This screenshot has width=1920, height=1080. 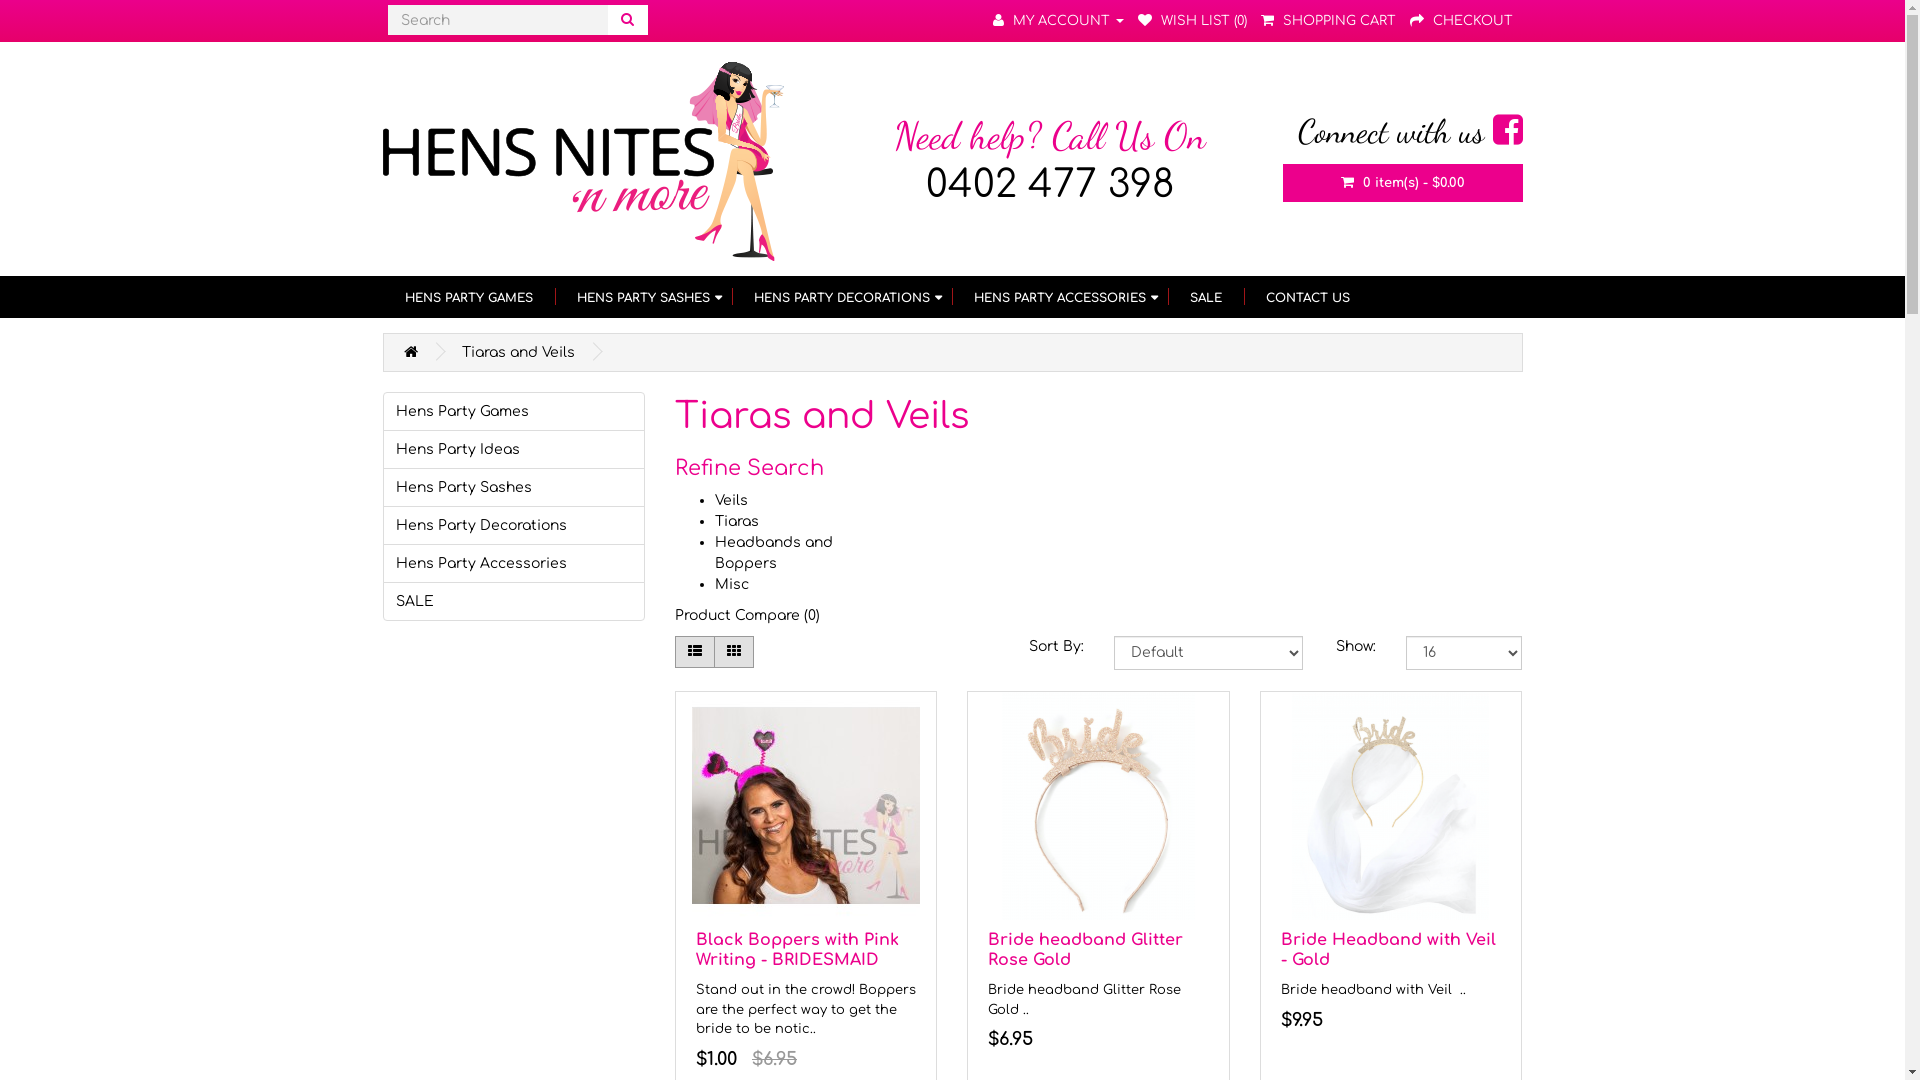 What do you see at coordinates (1084, 949) in the screenshot?
I see `'Bride headband Glitter Rose Gold'` at bounding box center [1084, 949].